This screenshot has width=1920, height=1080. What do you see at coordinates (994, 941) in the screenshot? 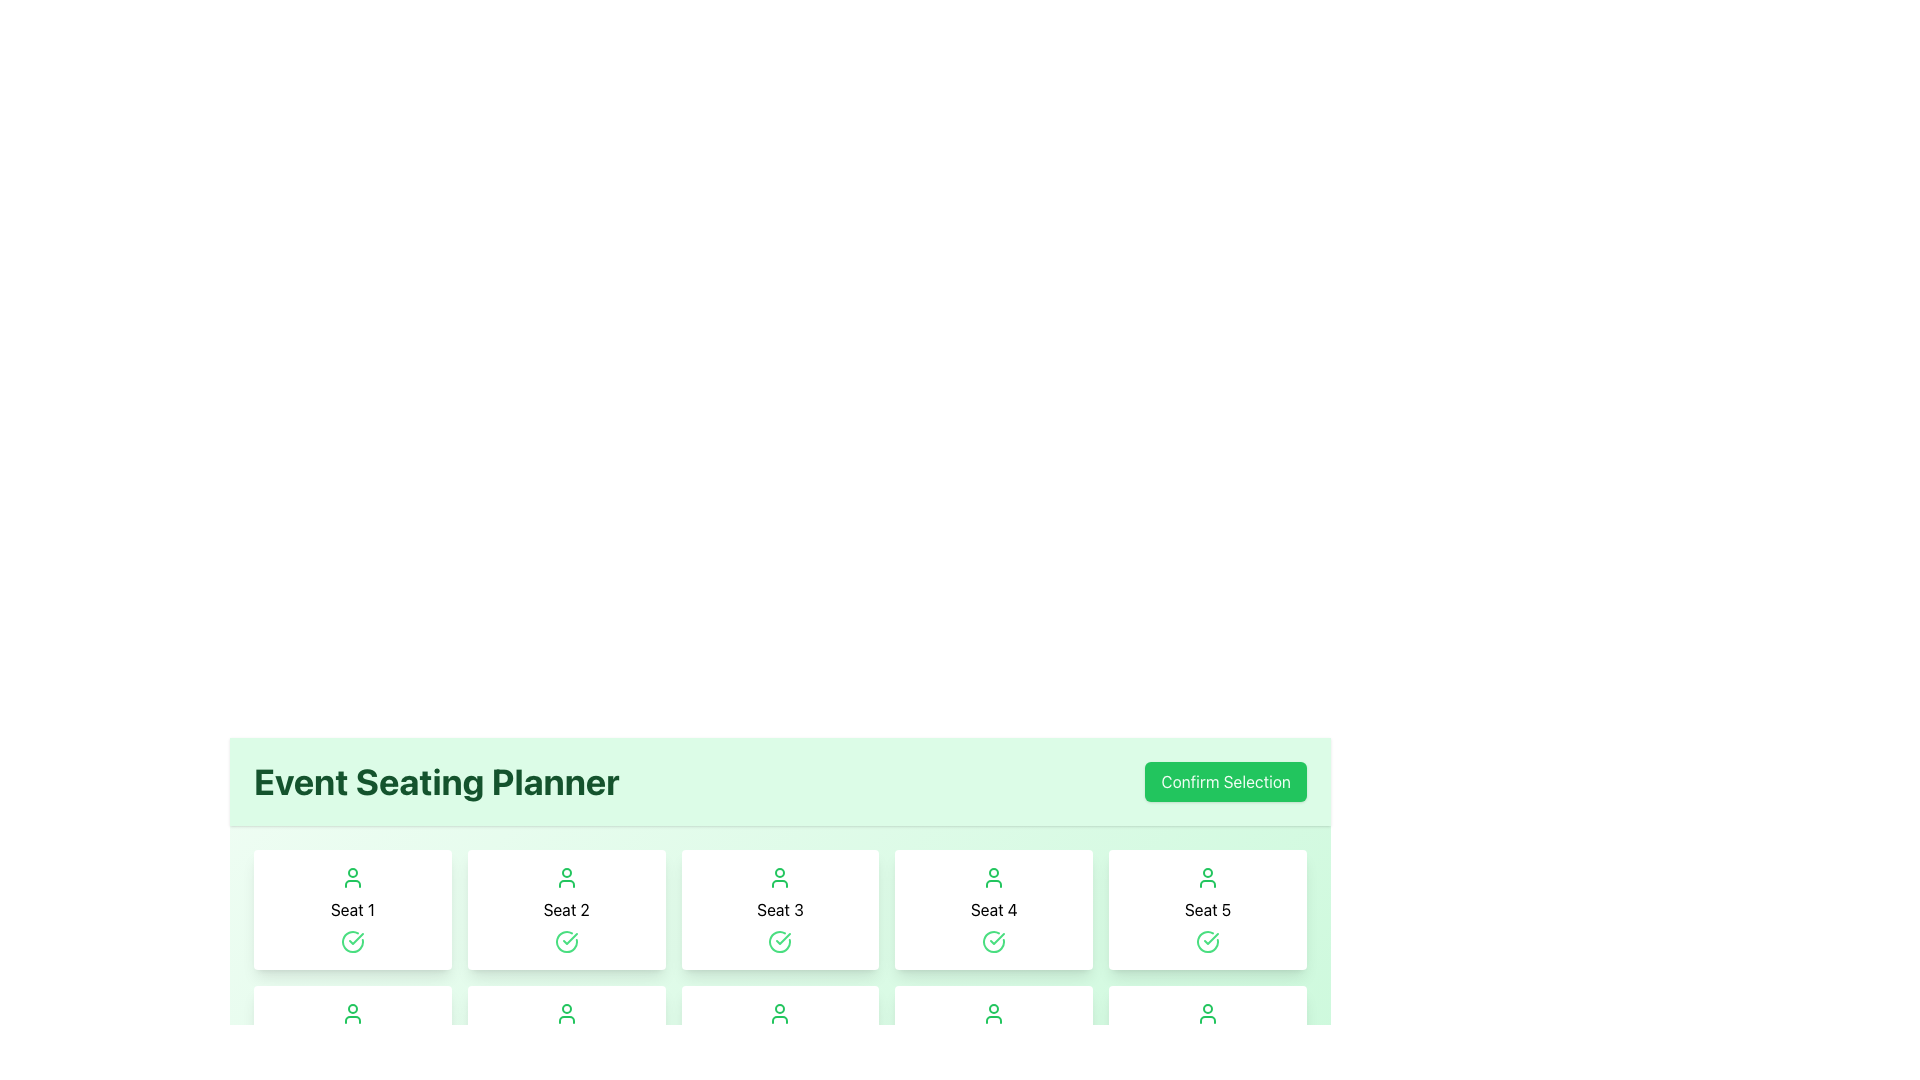
I see `the circular arc graphical element within the 'Seat 4' section of the 'Event Seating Planner' interface` at bounding box center [994, 941].